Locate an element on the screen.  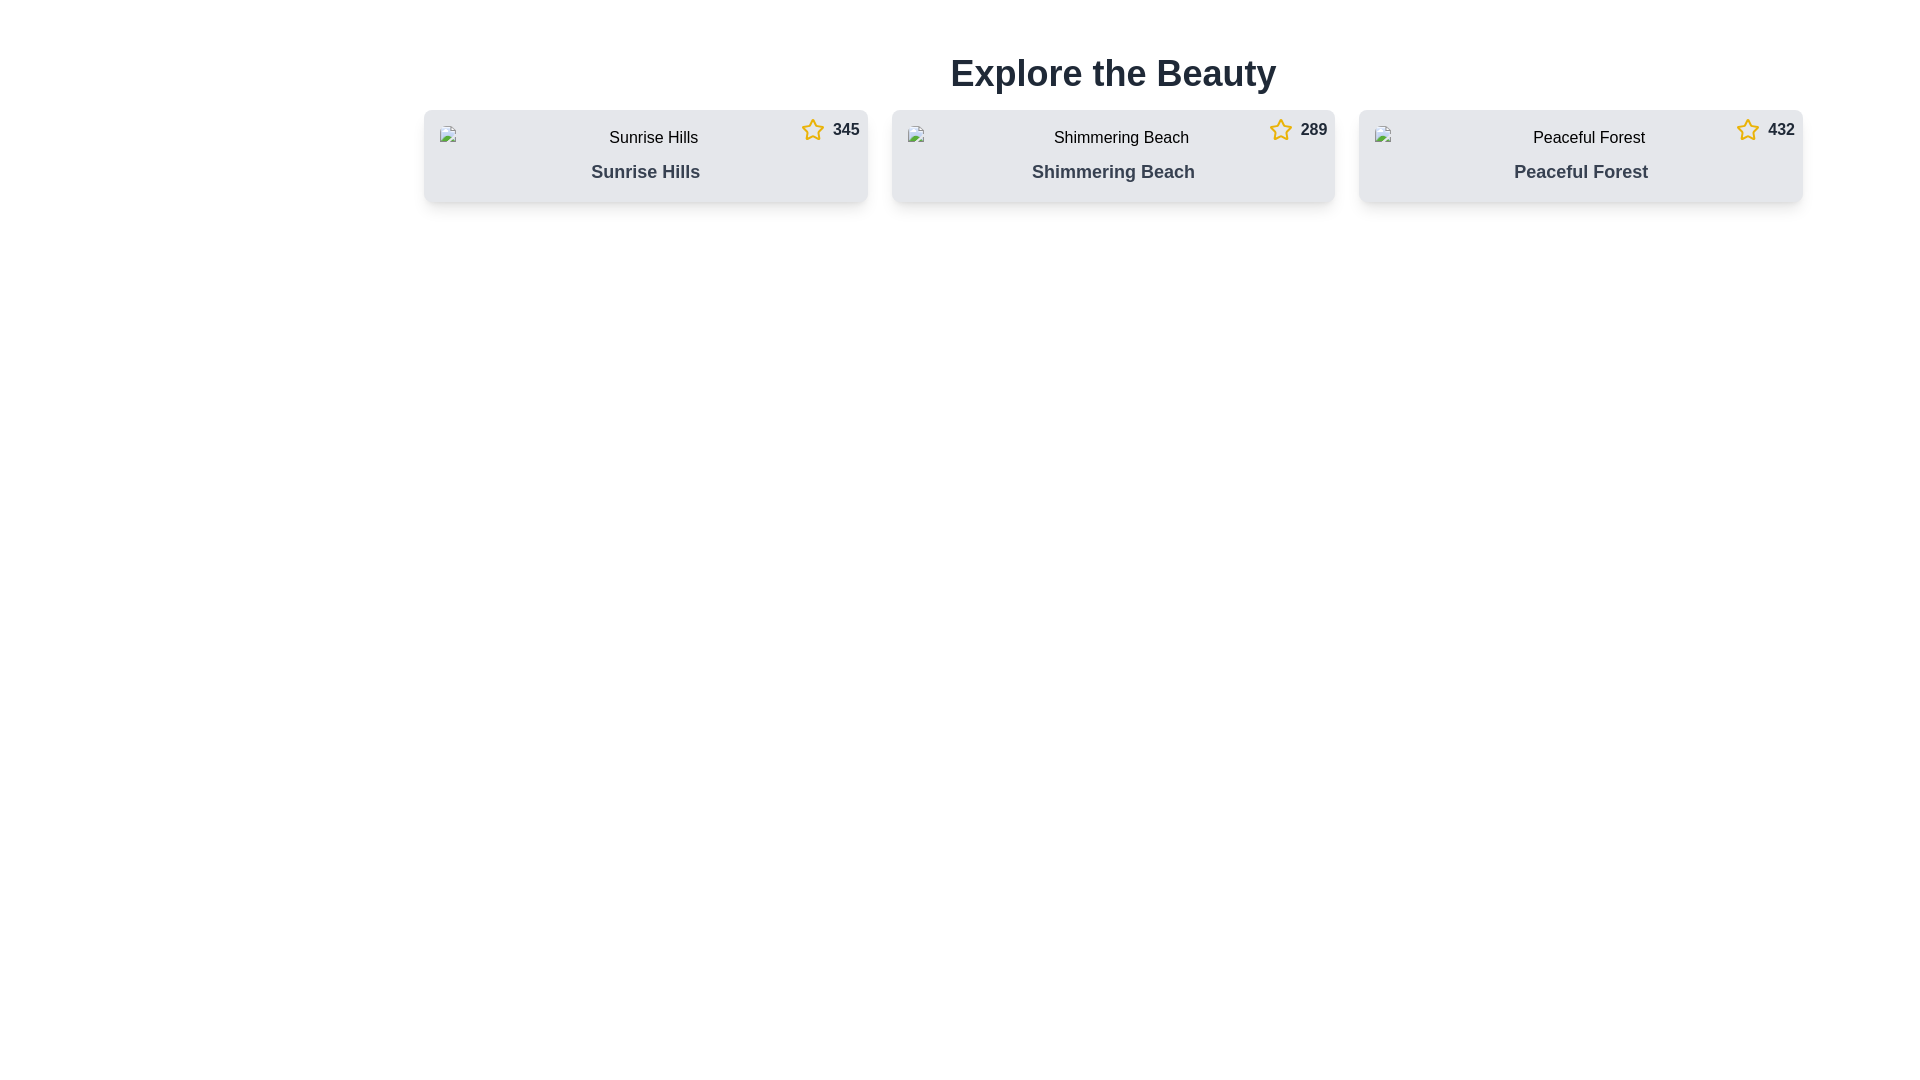
the image thumbnail representing 'Peaceful Forest' to enlarge it or navigate to related content is located at coordinates (1580, 137).